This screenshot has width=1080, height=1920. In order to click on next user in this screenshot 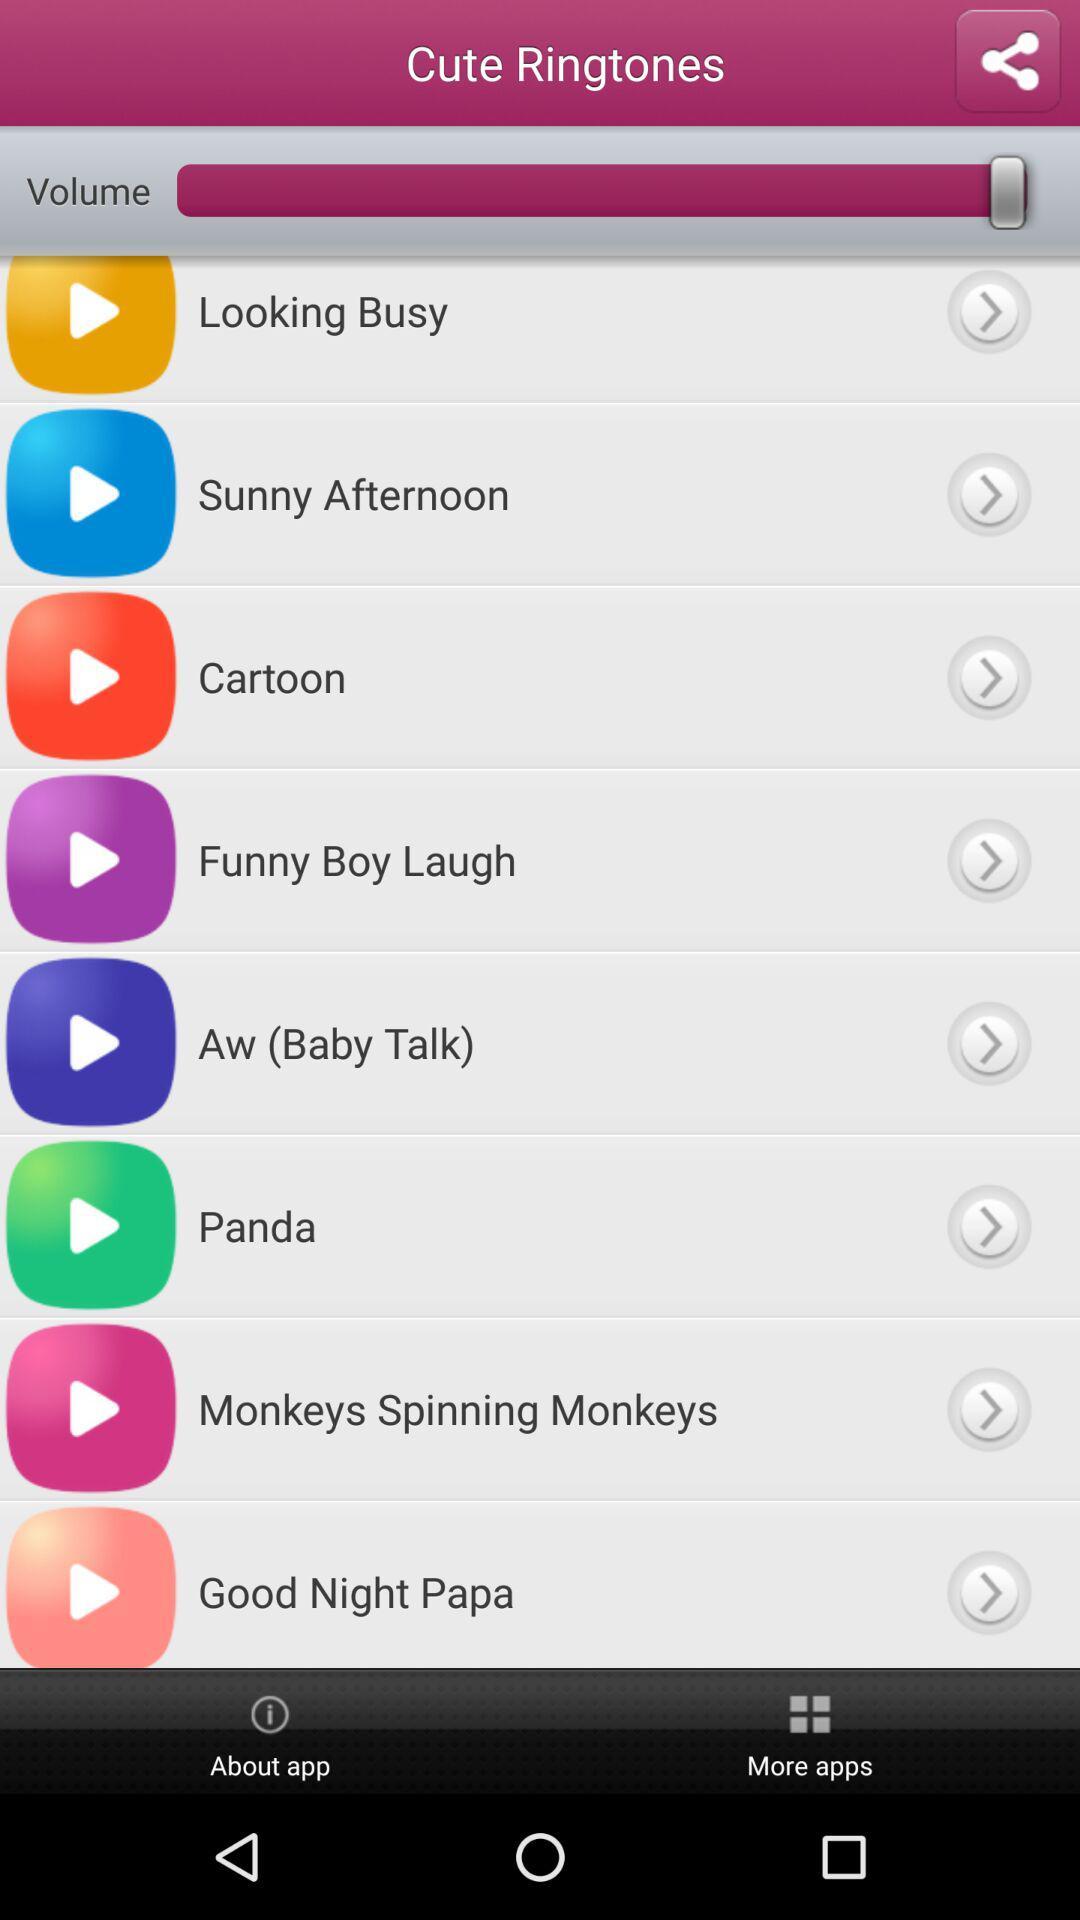, I will do `click(987, 328)`.